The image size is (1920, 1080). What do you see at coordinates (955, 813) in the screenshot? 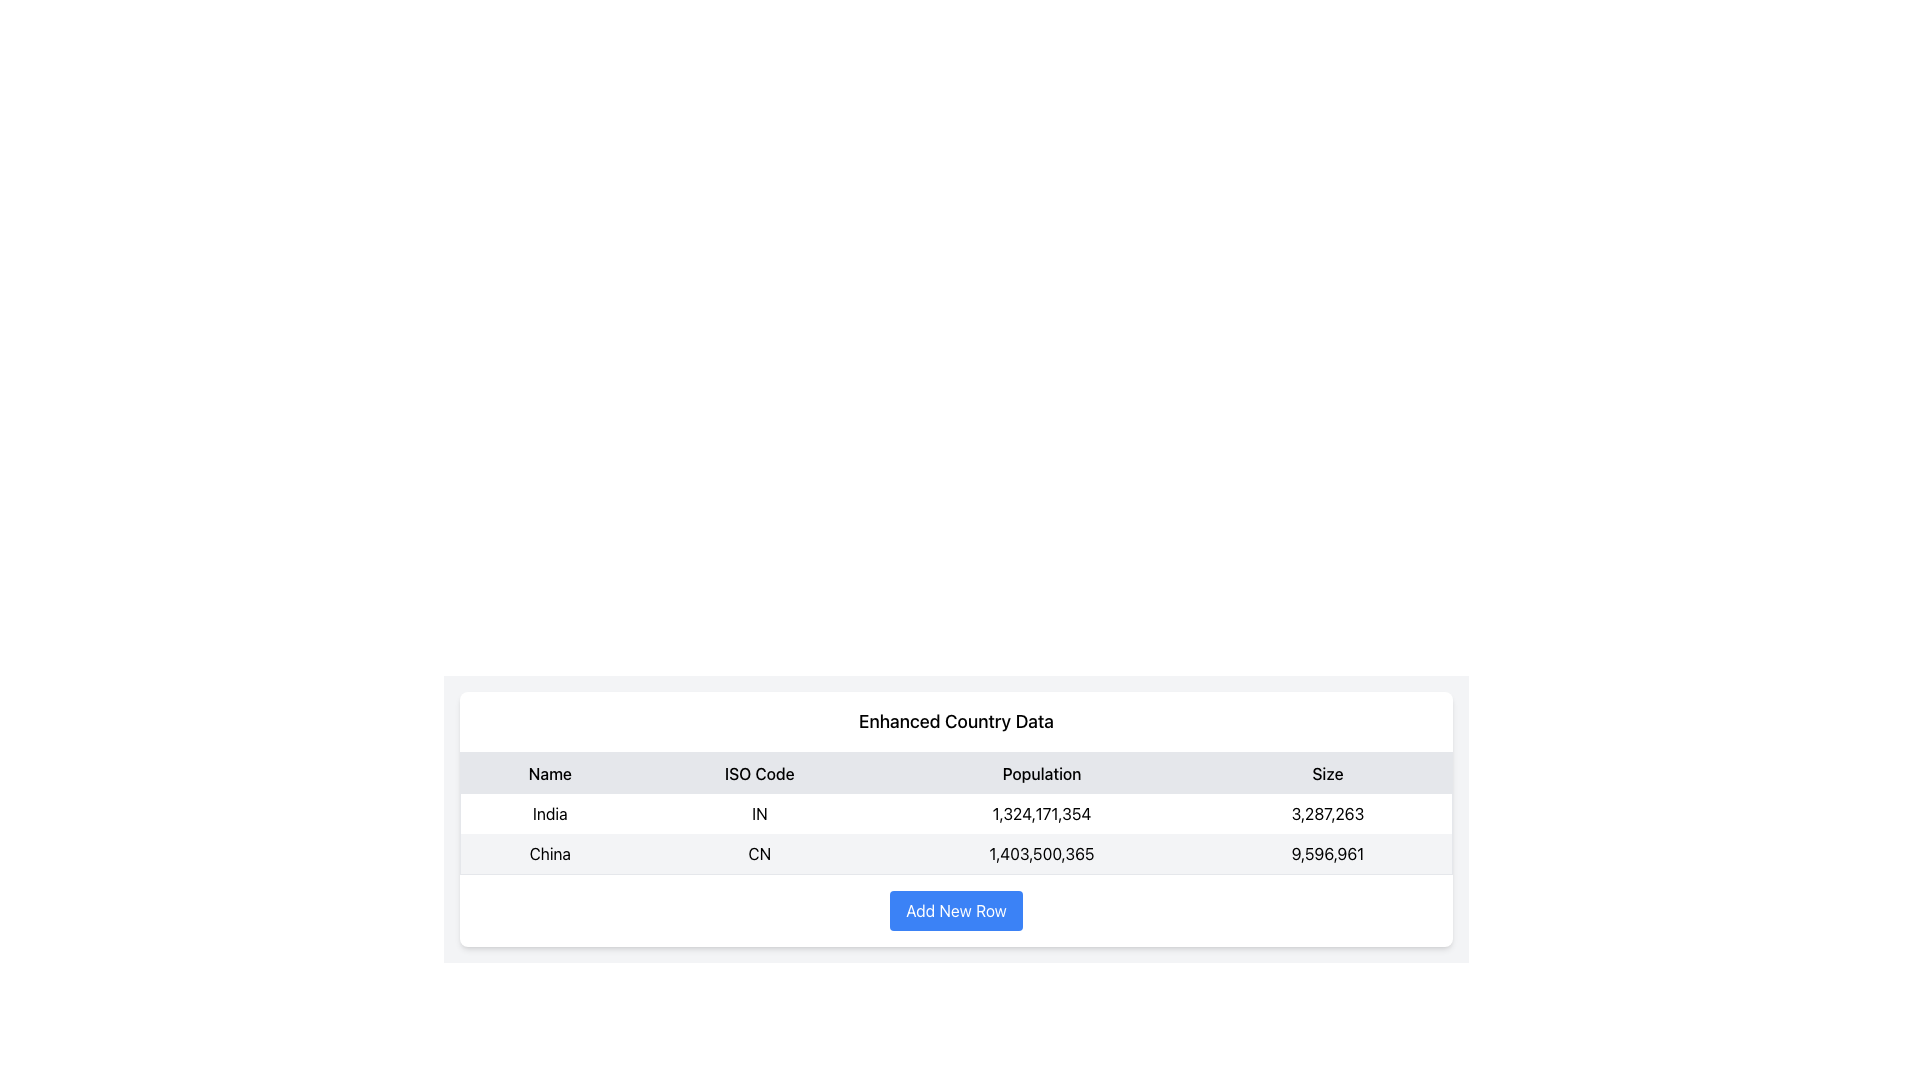
I see `the content cells of the table row displaying detailed information about the country 'India', located in the first data row of the 'Enhanced Country Data' table` at bounding box center [955, 813].